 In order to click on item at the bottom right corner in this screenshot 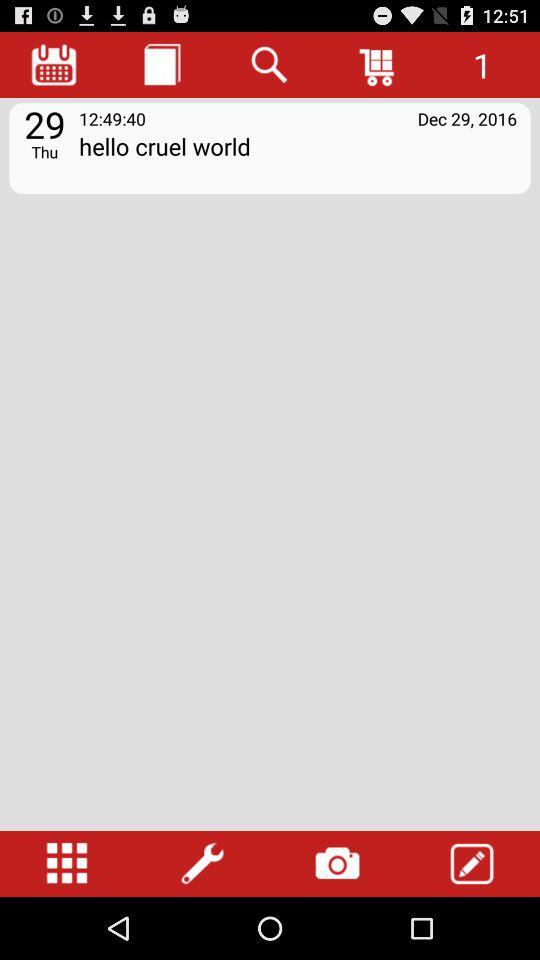, I will do `click(472, 863)`.